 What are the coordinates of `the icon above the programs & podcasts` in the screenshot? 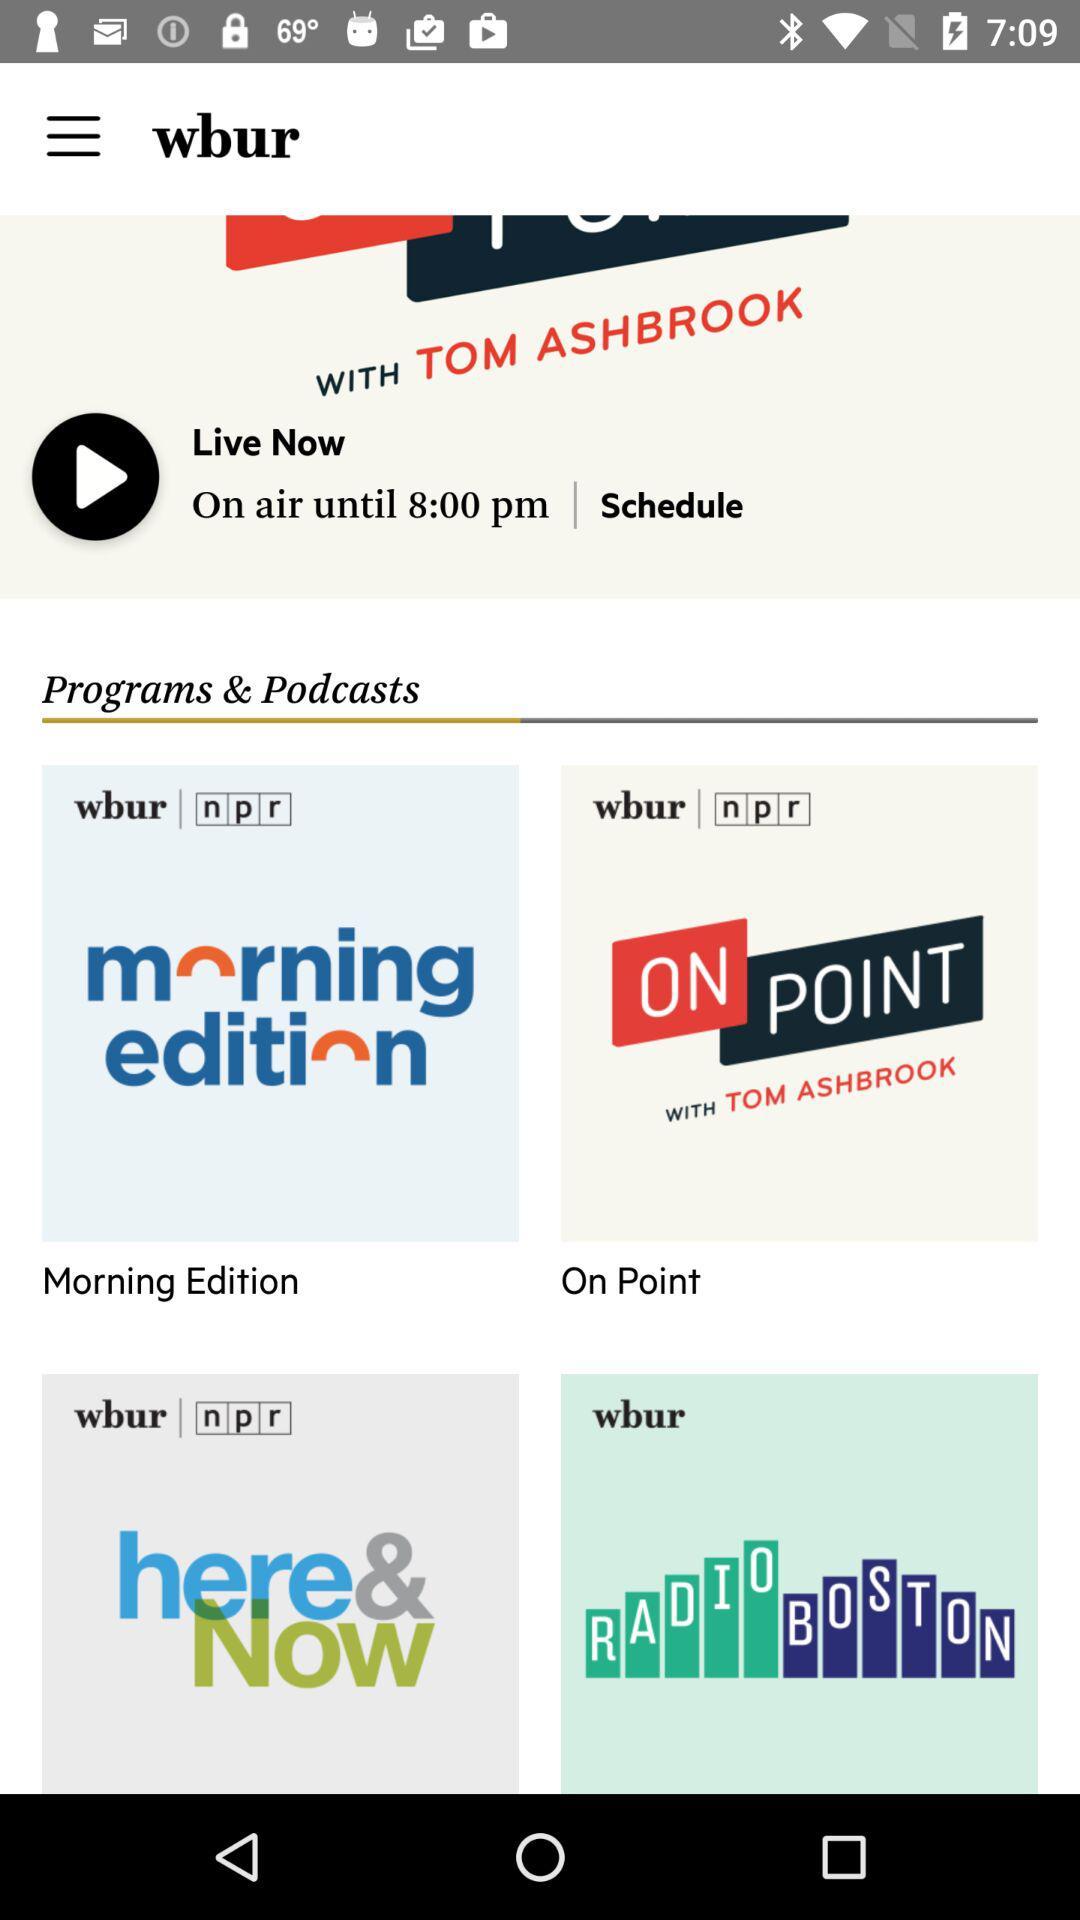 It's located at (96, 481).